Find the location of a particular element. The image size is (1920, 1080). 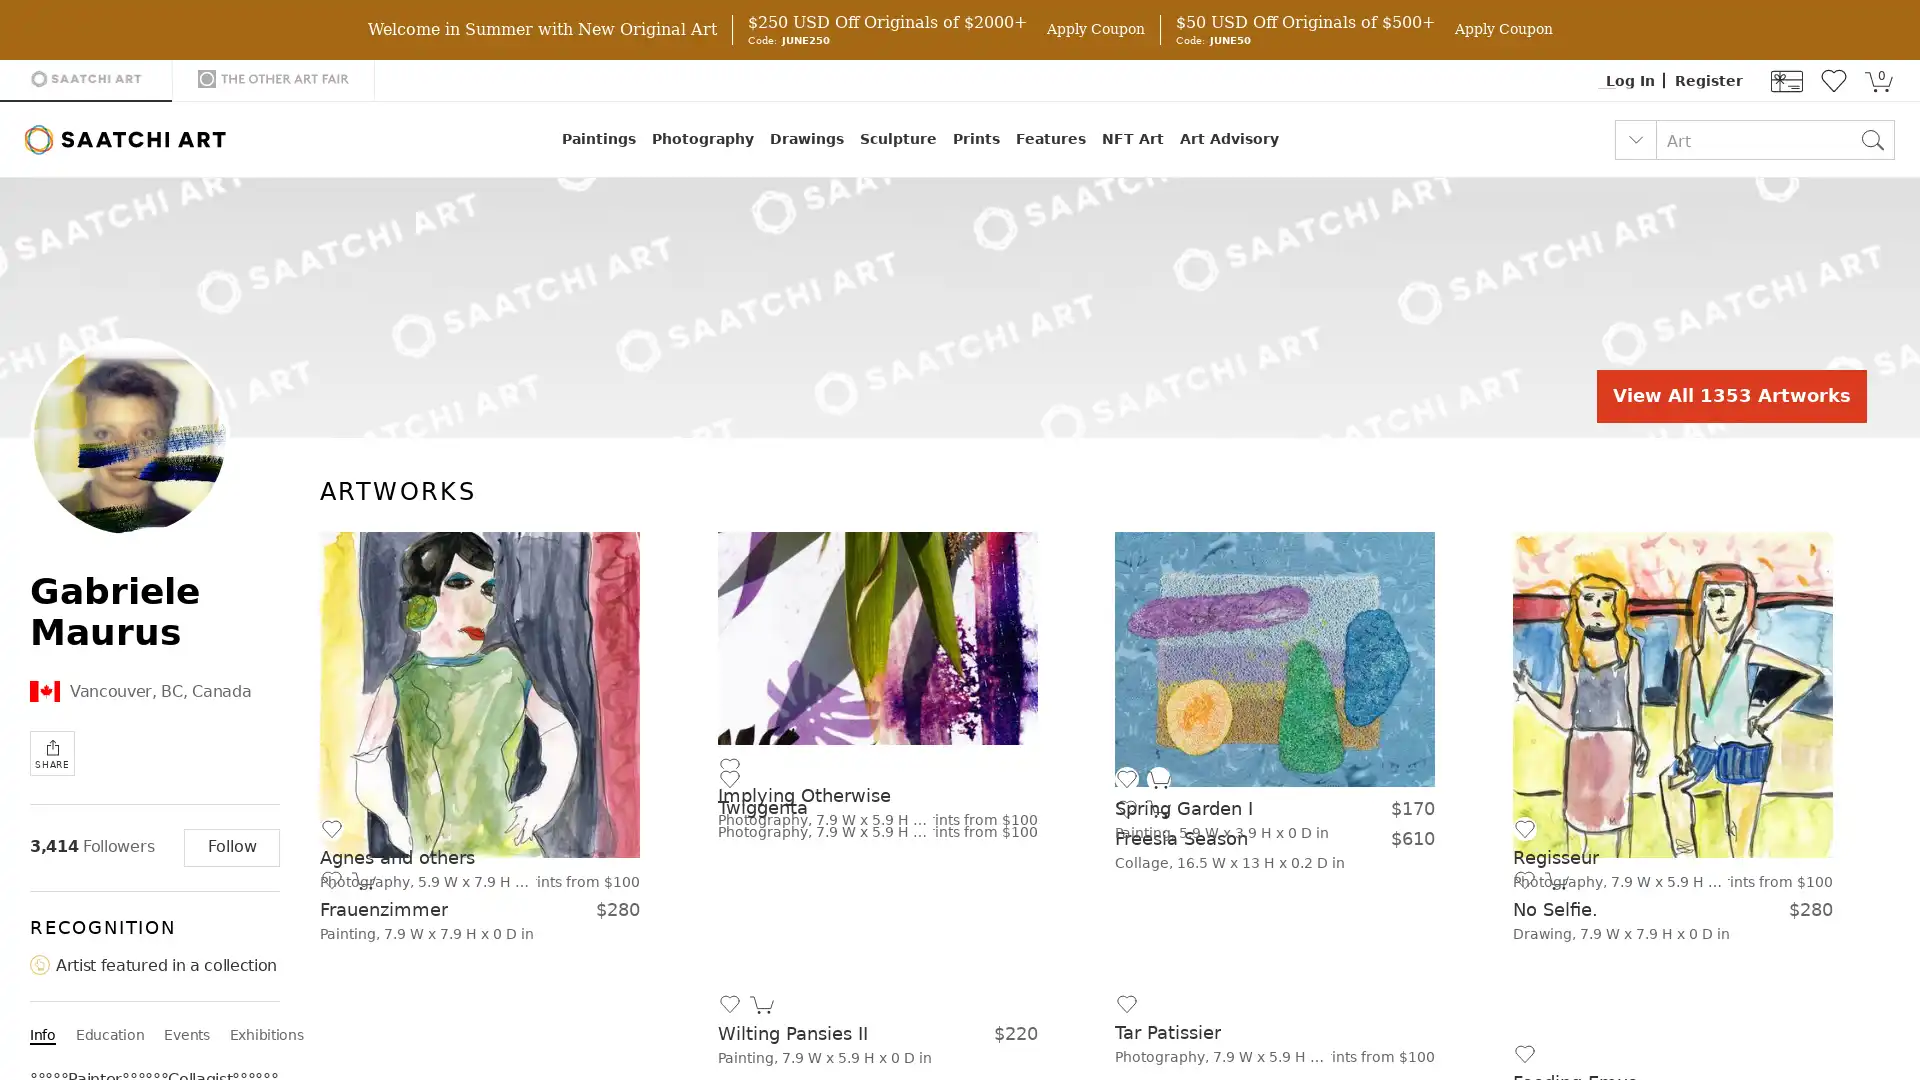

Select Search Item is located at coordinates (1636, 137).